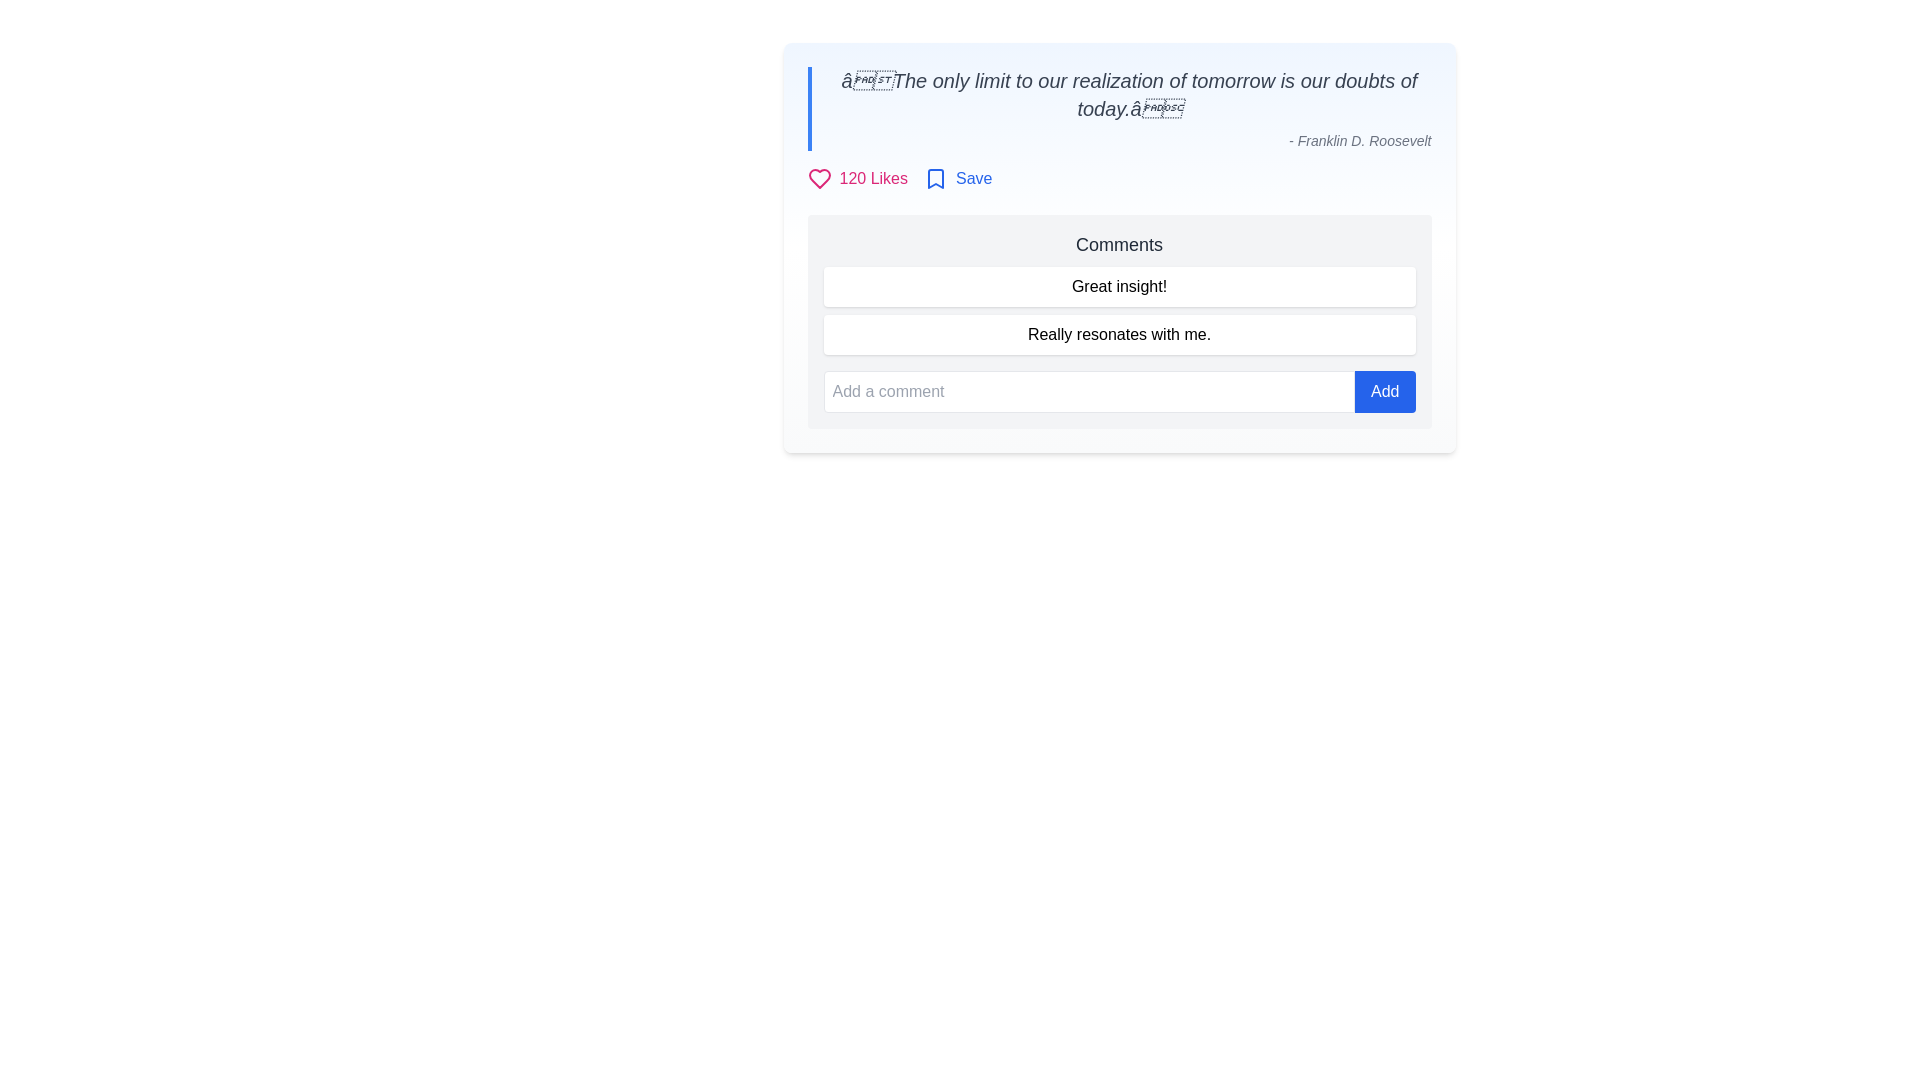 The image size is (1920, 1080). I want to click on the rectangular blue button with white text 'Add', so click(1384, 392).